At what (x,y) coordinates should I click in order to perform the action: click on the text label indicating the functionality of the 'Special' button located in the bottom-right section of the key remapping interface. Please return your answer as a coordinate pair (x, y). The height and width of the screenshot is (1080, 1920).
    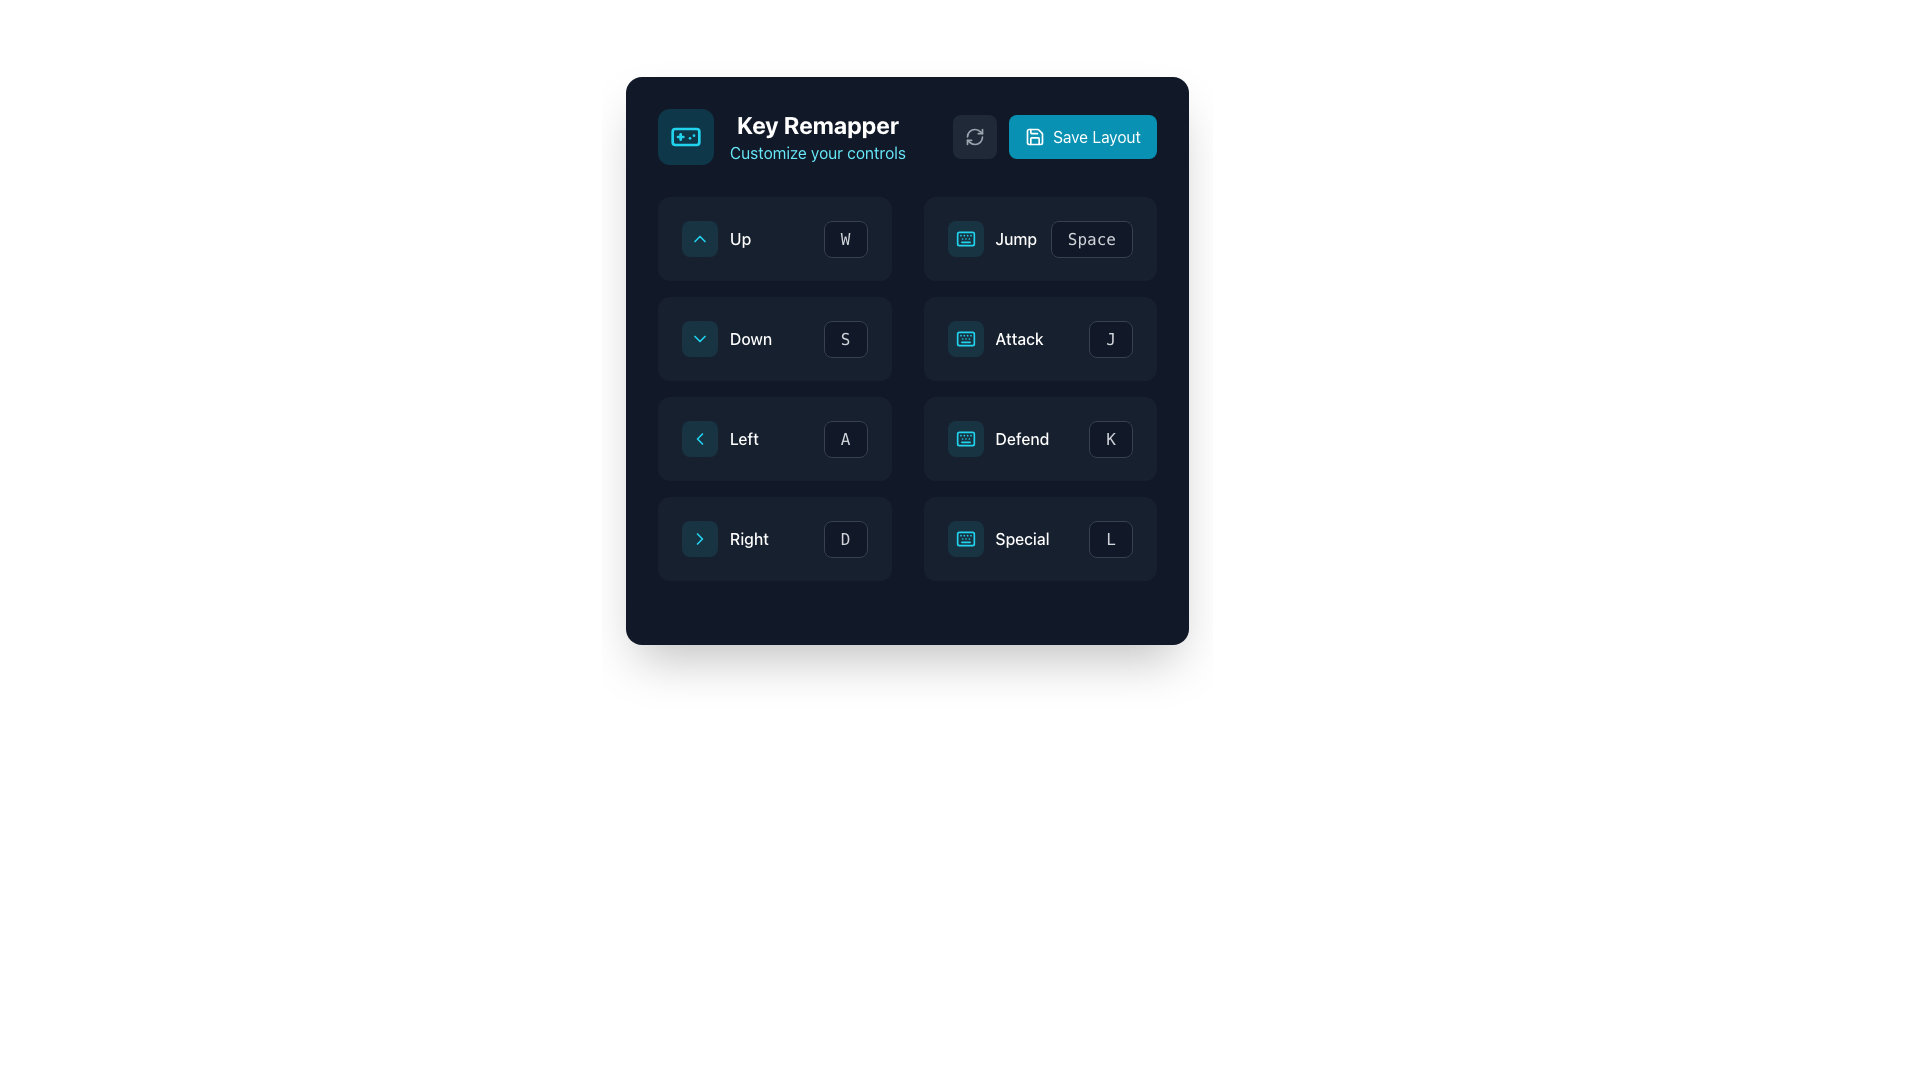
    Looking at the image, I should click on (1022, 538).